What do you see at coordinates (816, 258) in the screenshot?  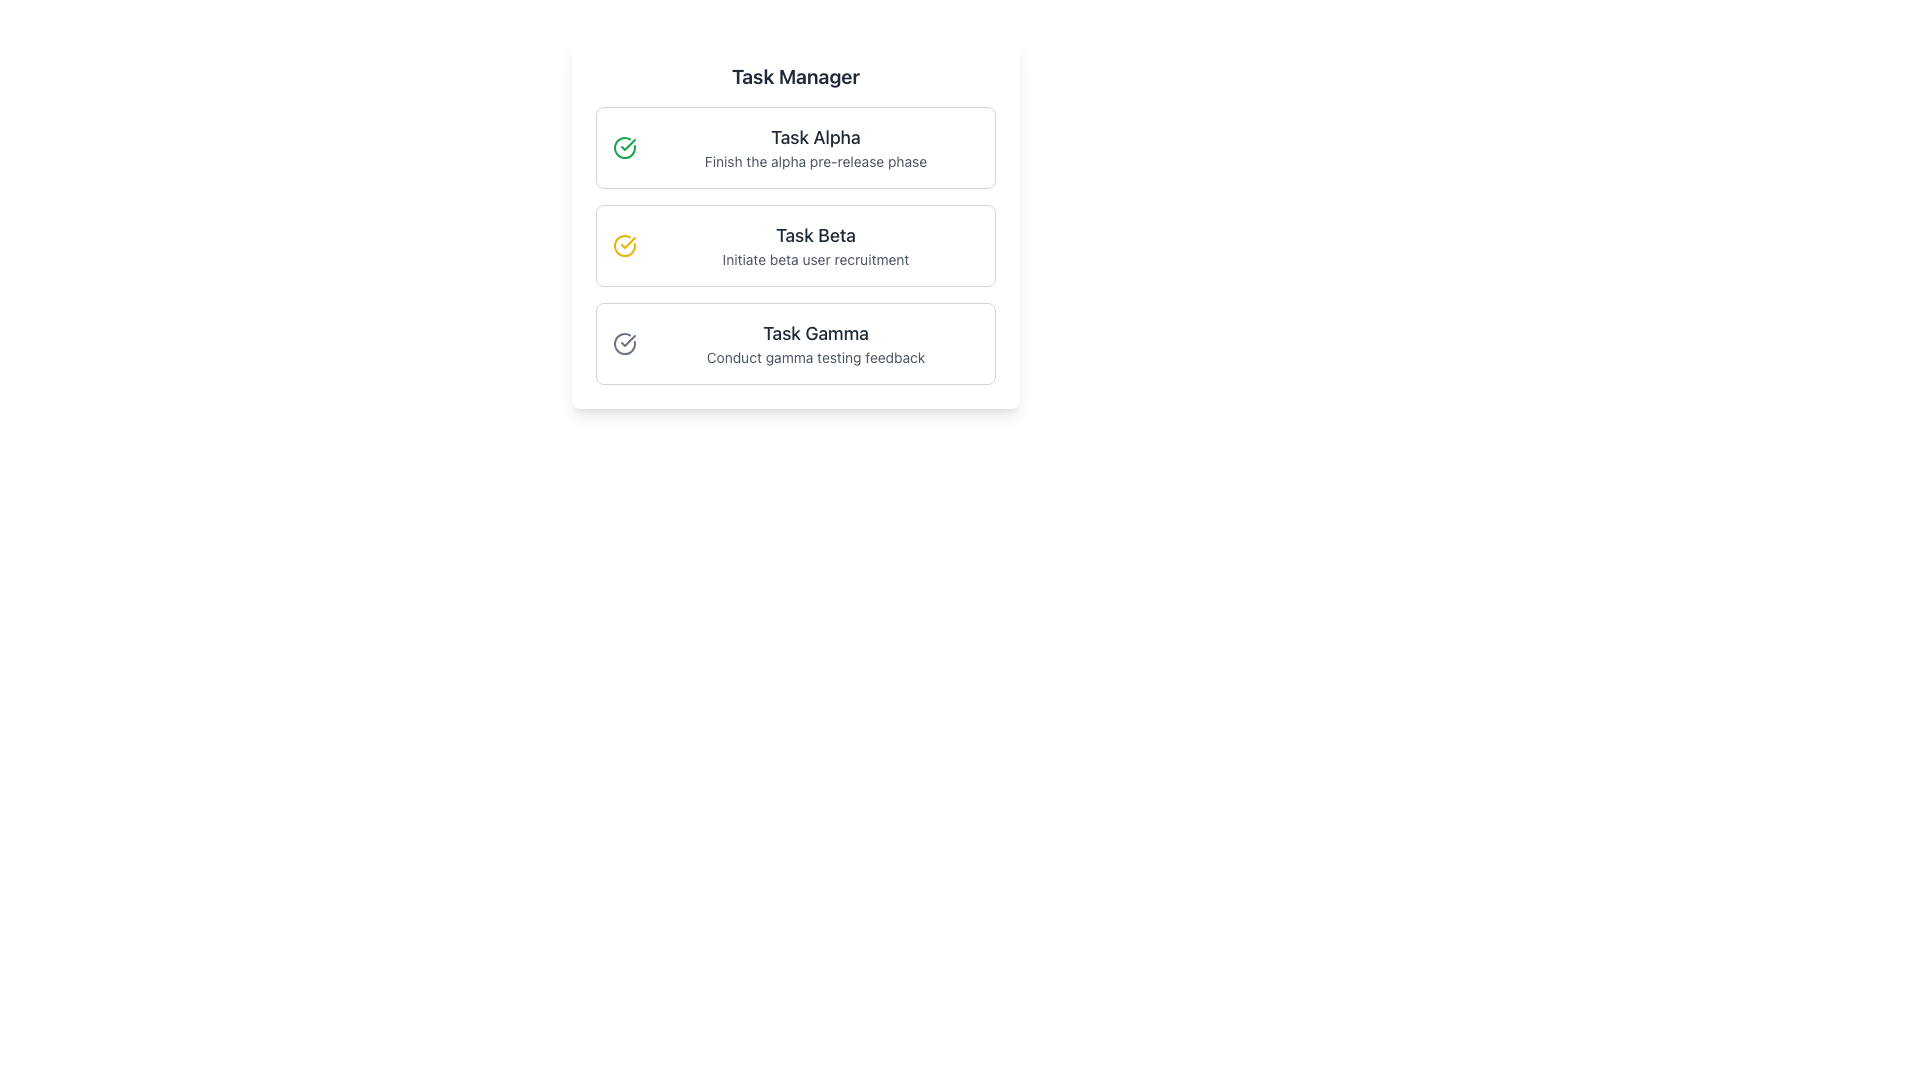 I see `the subtitle text that provides additional information for the task labeled 'Task Beta', located directly below the 'Task Beta' heading` at bounding box center [816, 258].